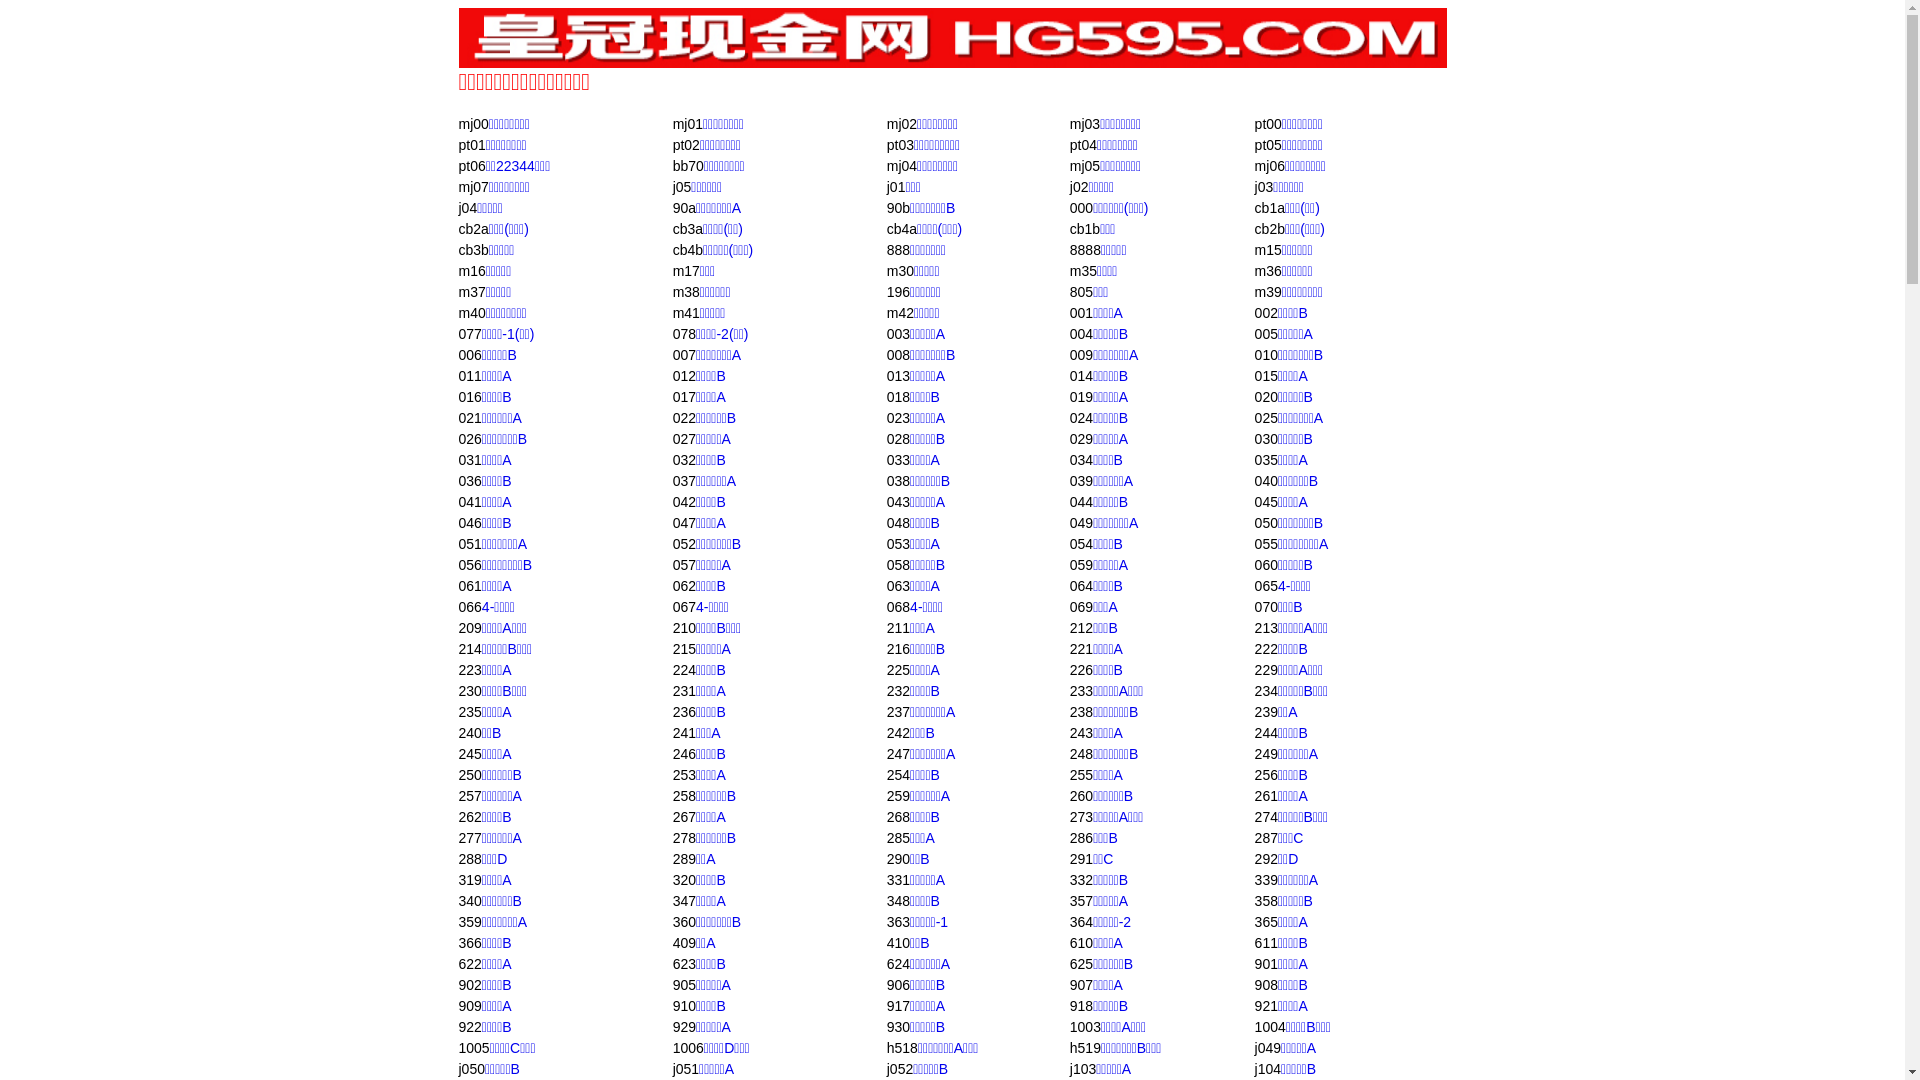 The image size is (1920, 1080). What do you see at coordinates (468, 416) in the screenshot?
I see `'021'` at bounding box center [468, 416].